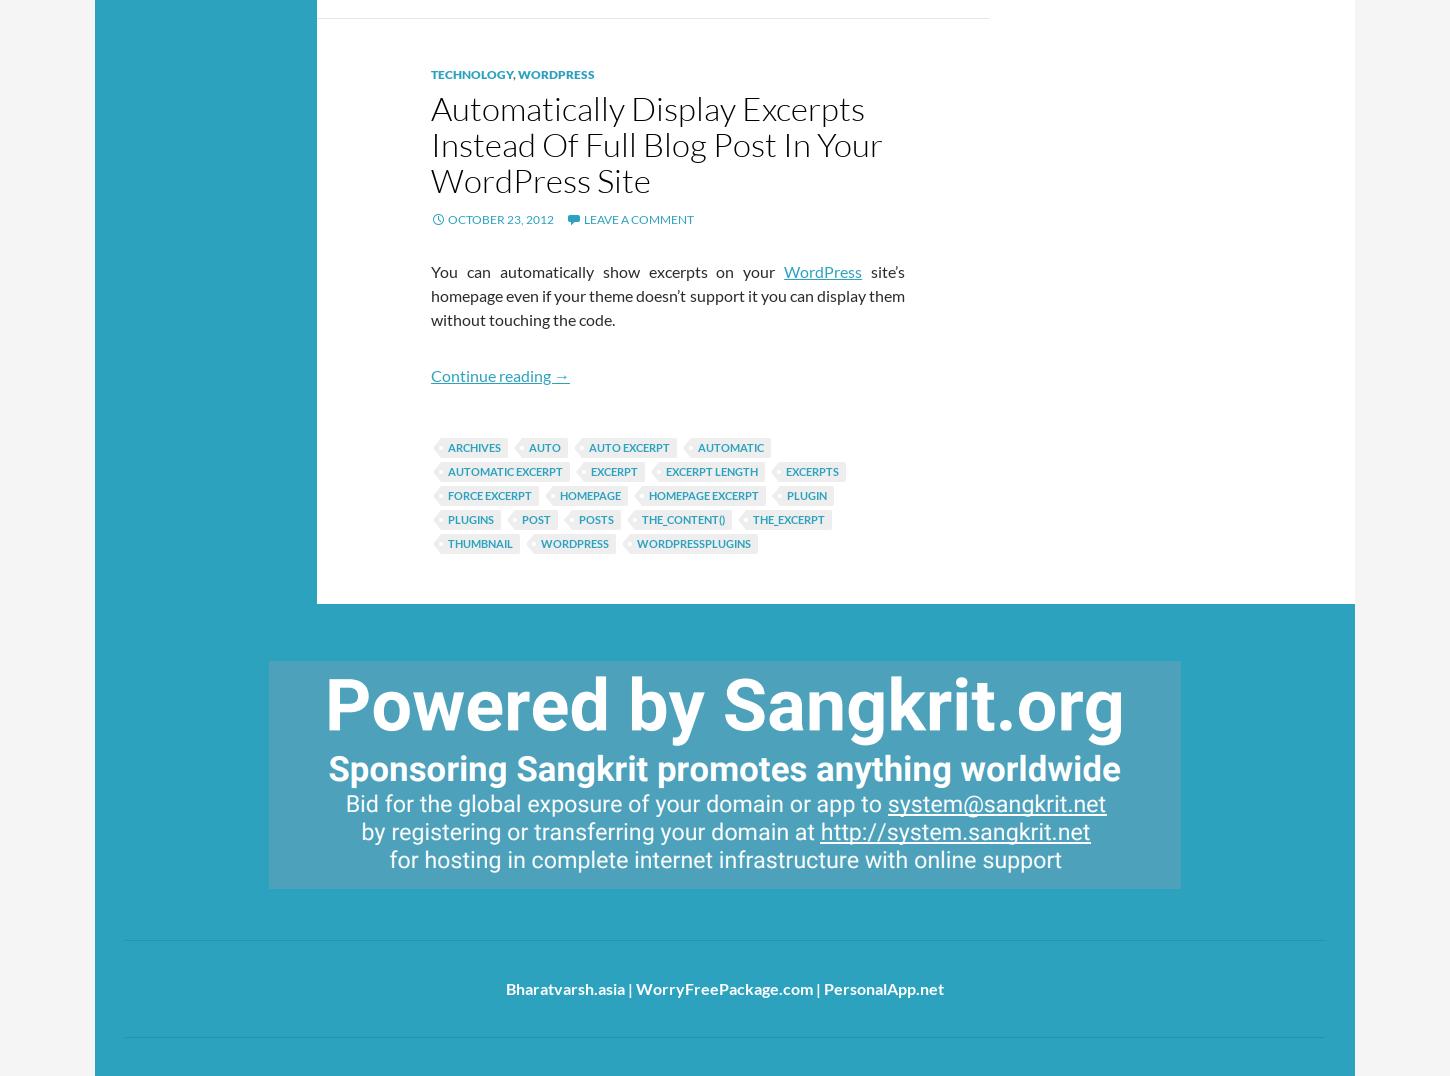 The image size is (1450, 1076). I want to click on 'Leave a comment', so click(638, 218).